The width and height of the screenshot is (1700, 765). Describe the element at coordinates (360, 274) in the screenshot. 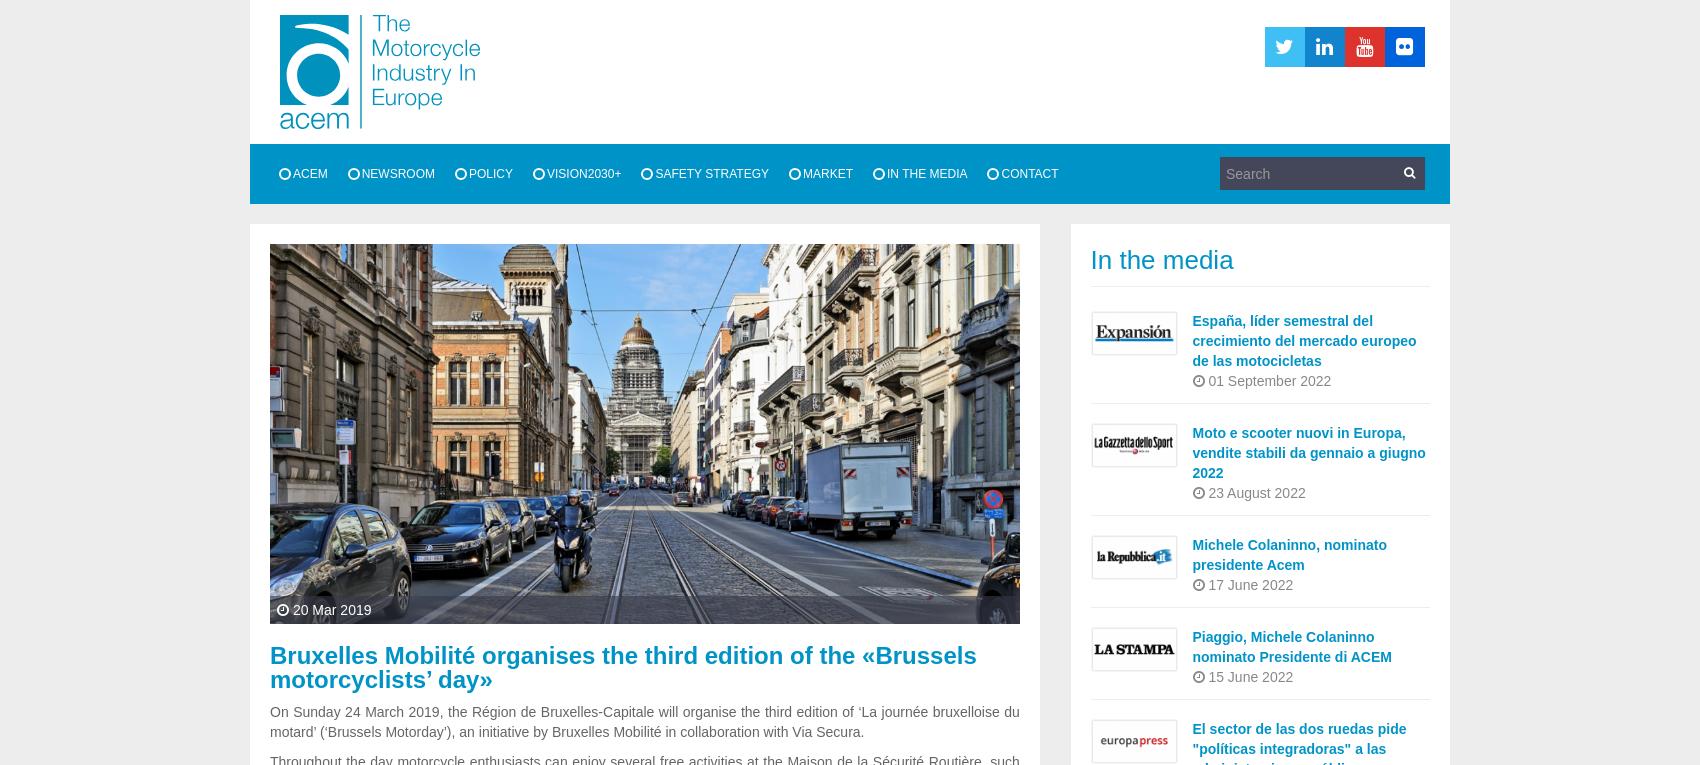

I see `'External activities'` at that location.